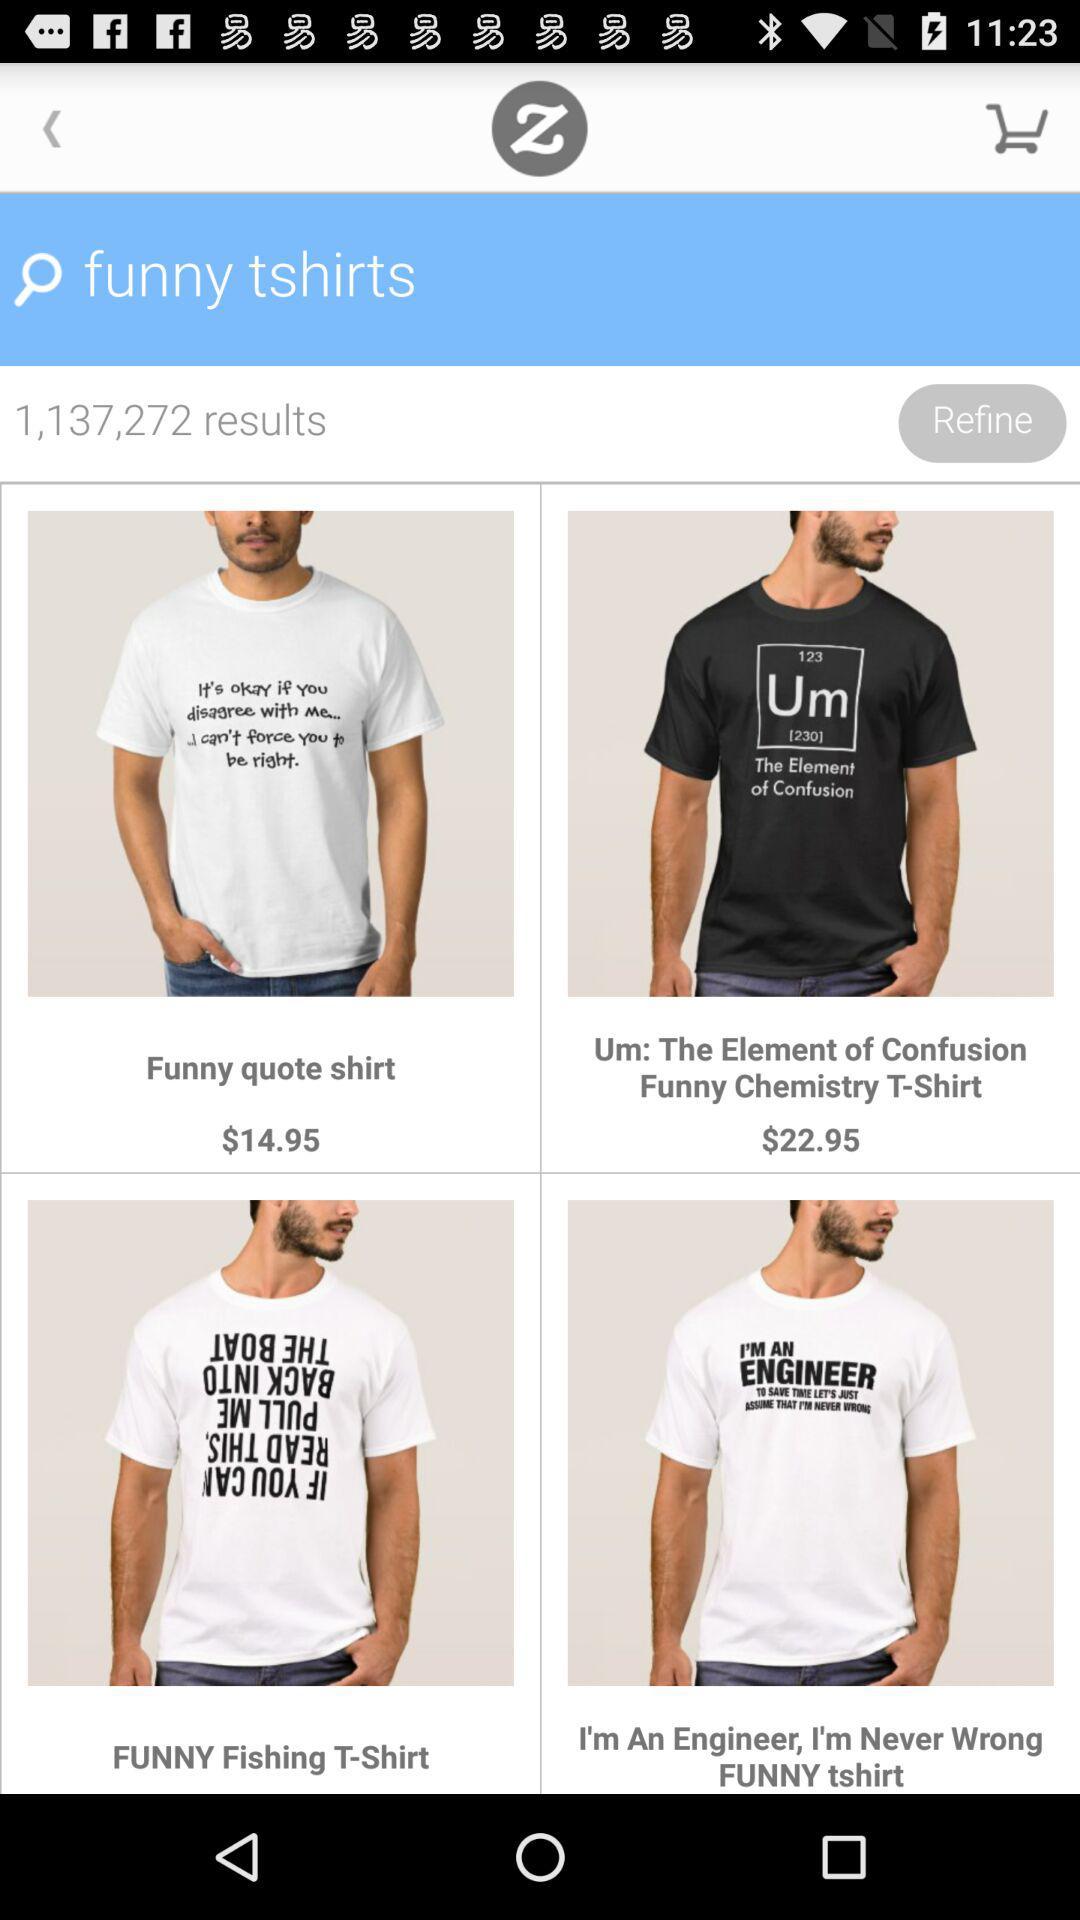 This screenshot has width=1080, height=1920. Describe the element at coordinates (538, 127) in the screenshot. I see `back to the home page` at that location.